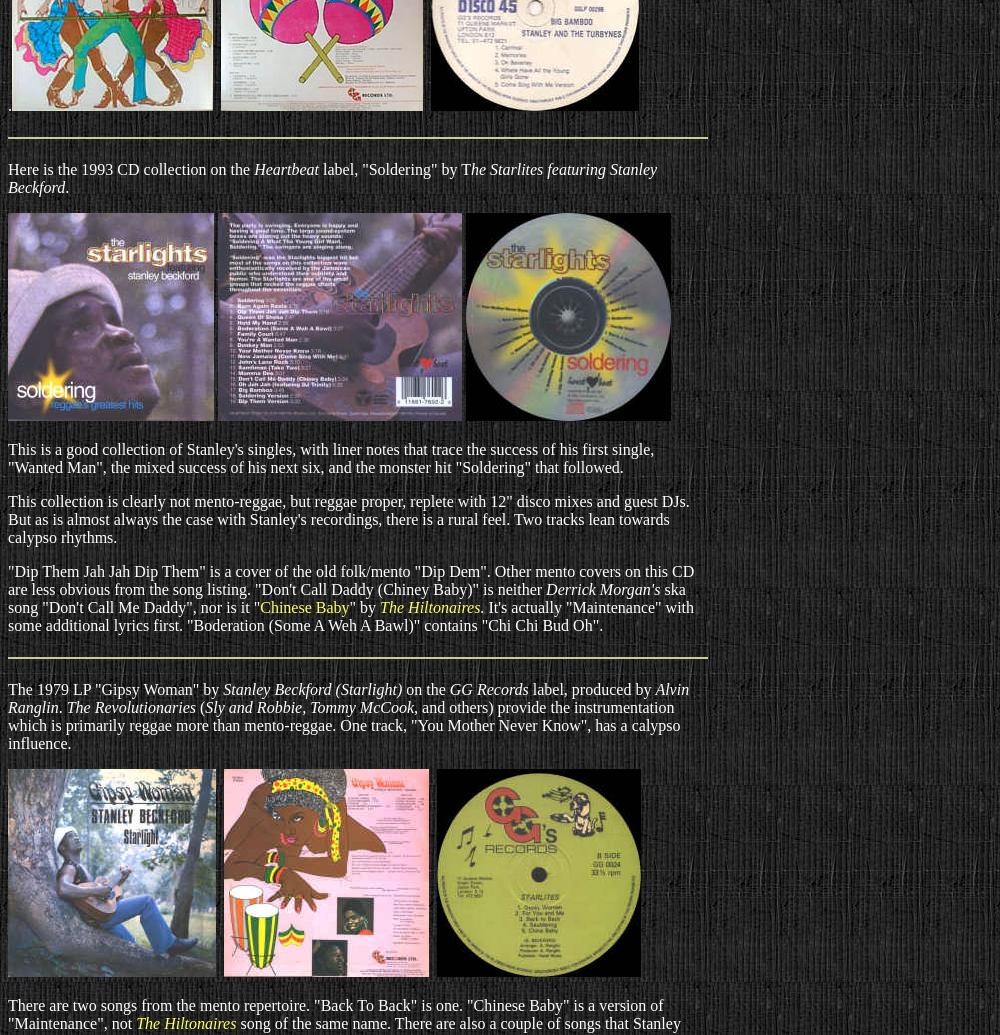 This screenshot has height=1035, width=1000. What do you see at coordinates (313, 688) in the screenshot?
I see `'Stanley 
		Beckford (Starlight)'` at bounding box center [313, 688].